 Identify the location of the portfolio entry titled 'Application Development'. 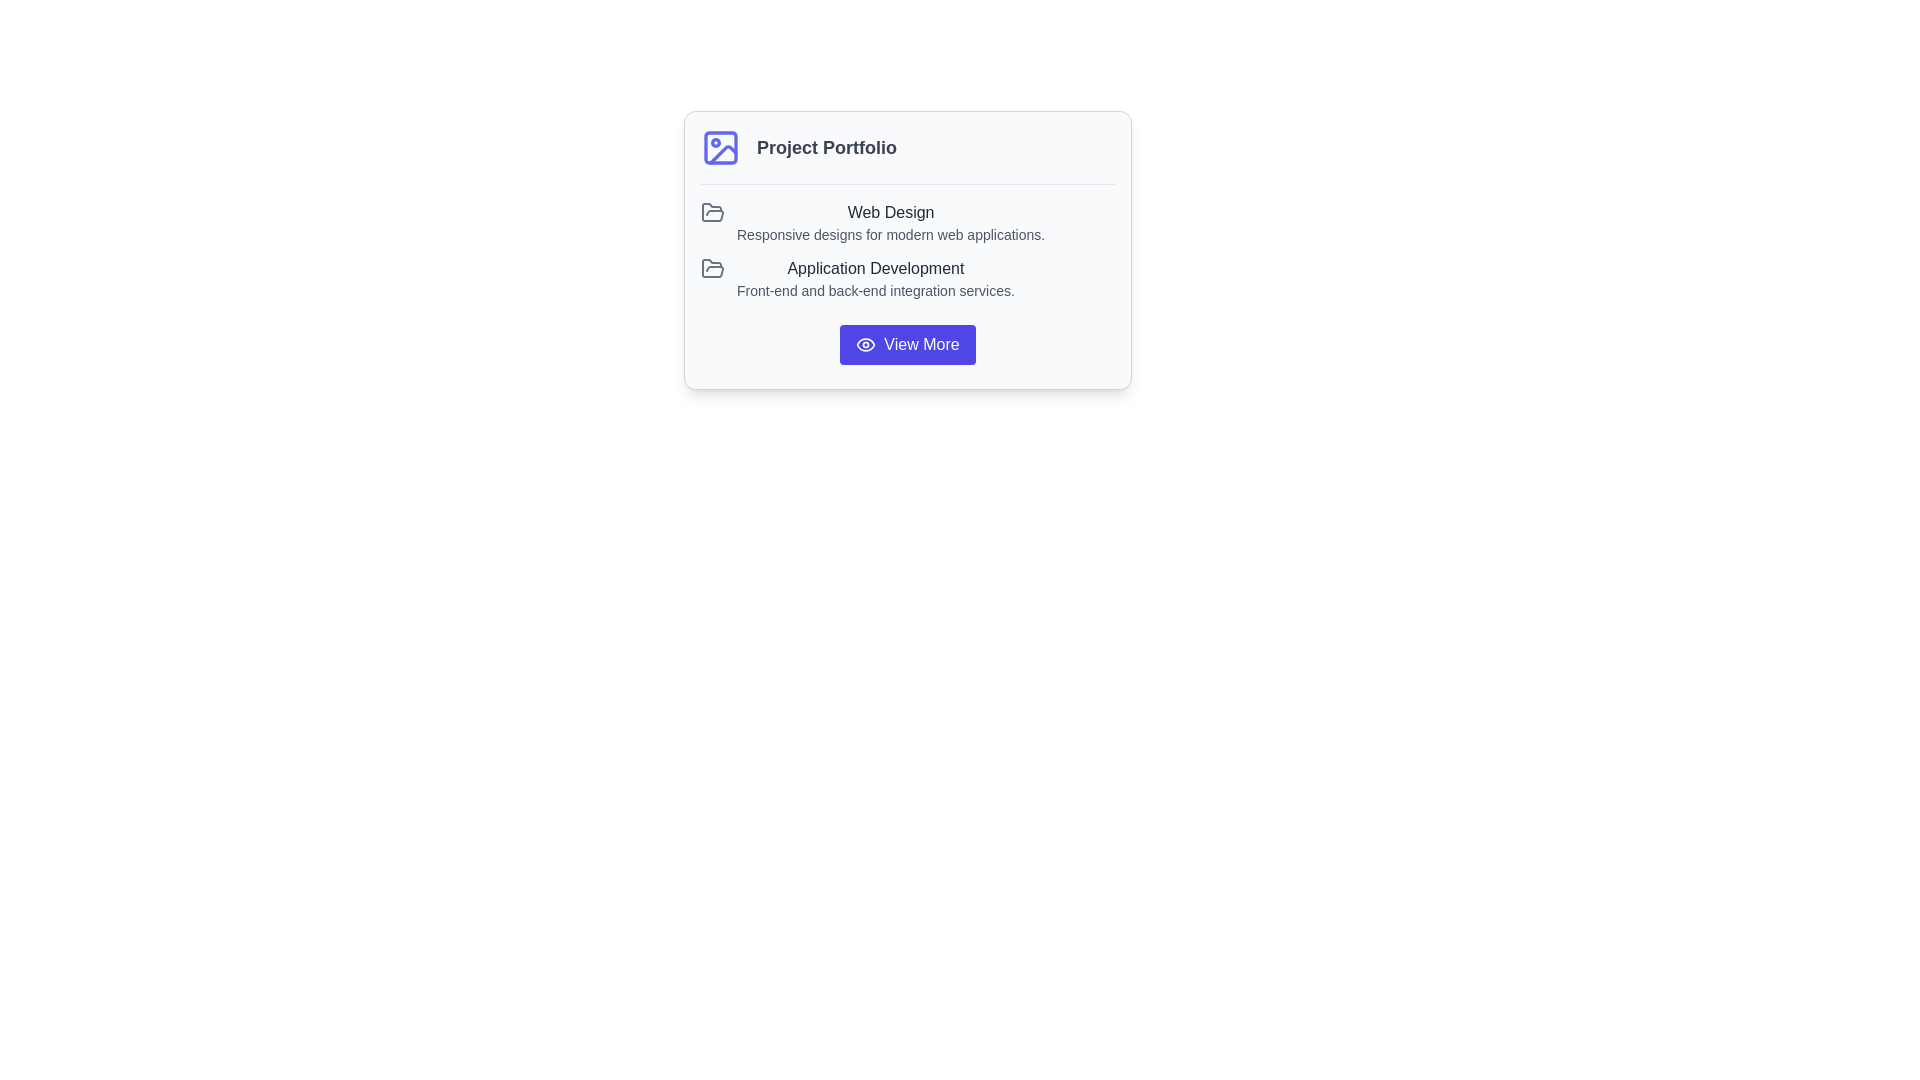
(906, 278).